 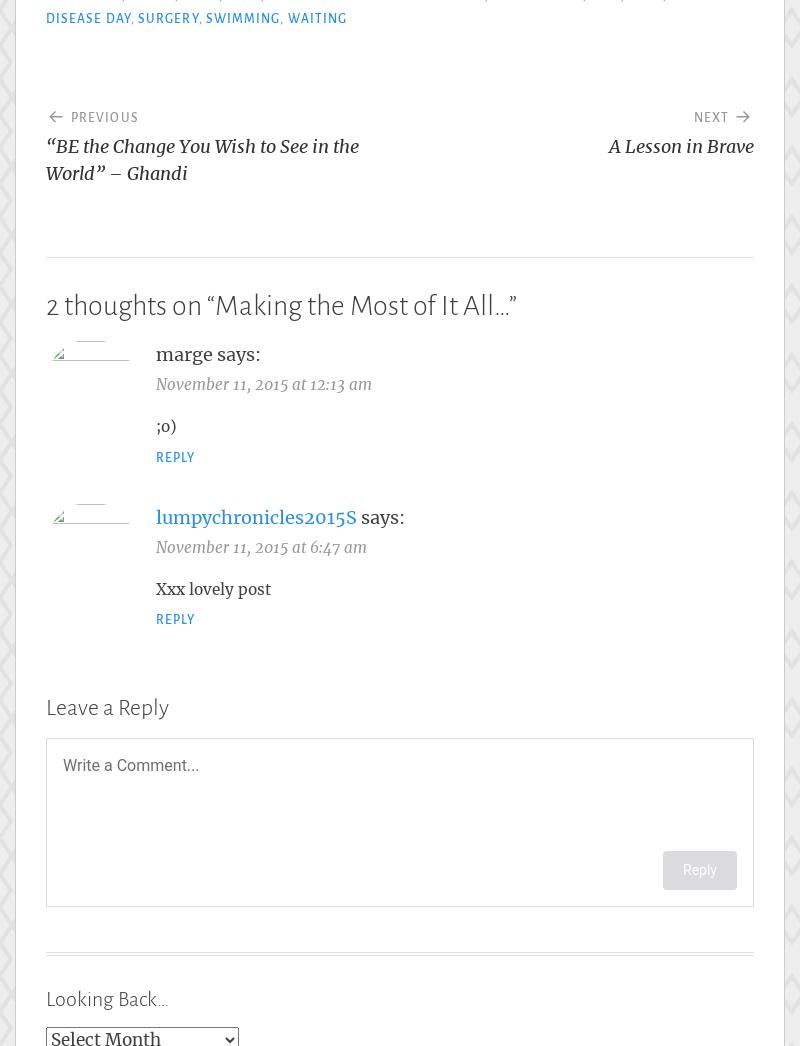 I want to click on 'lumpychronicles2015S', so click(x=255, y=516).